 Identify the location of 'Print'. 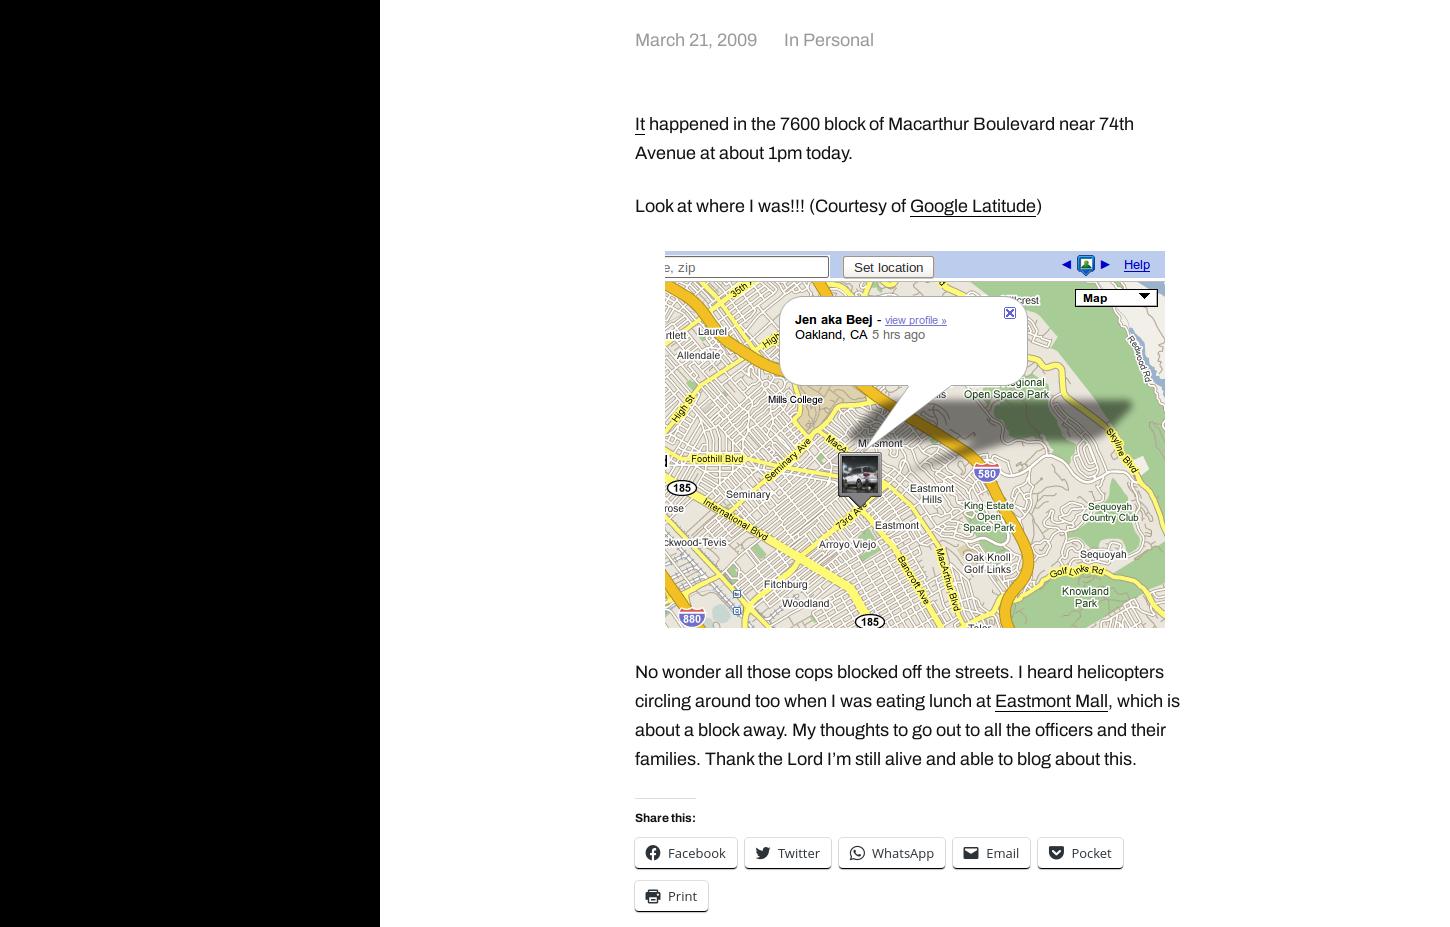
(681, 895).